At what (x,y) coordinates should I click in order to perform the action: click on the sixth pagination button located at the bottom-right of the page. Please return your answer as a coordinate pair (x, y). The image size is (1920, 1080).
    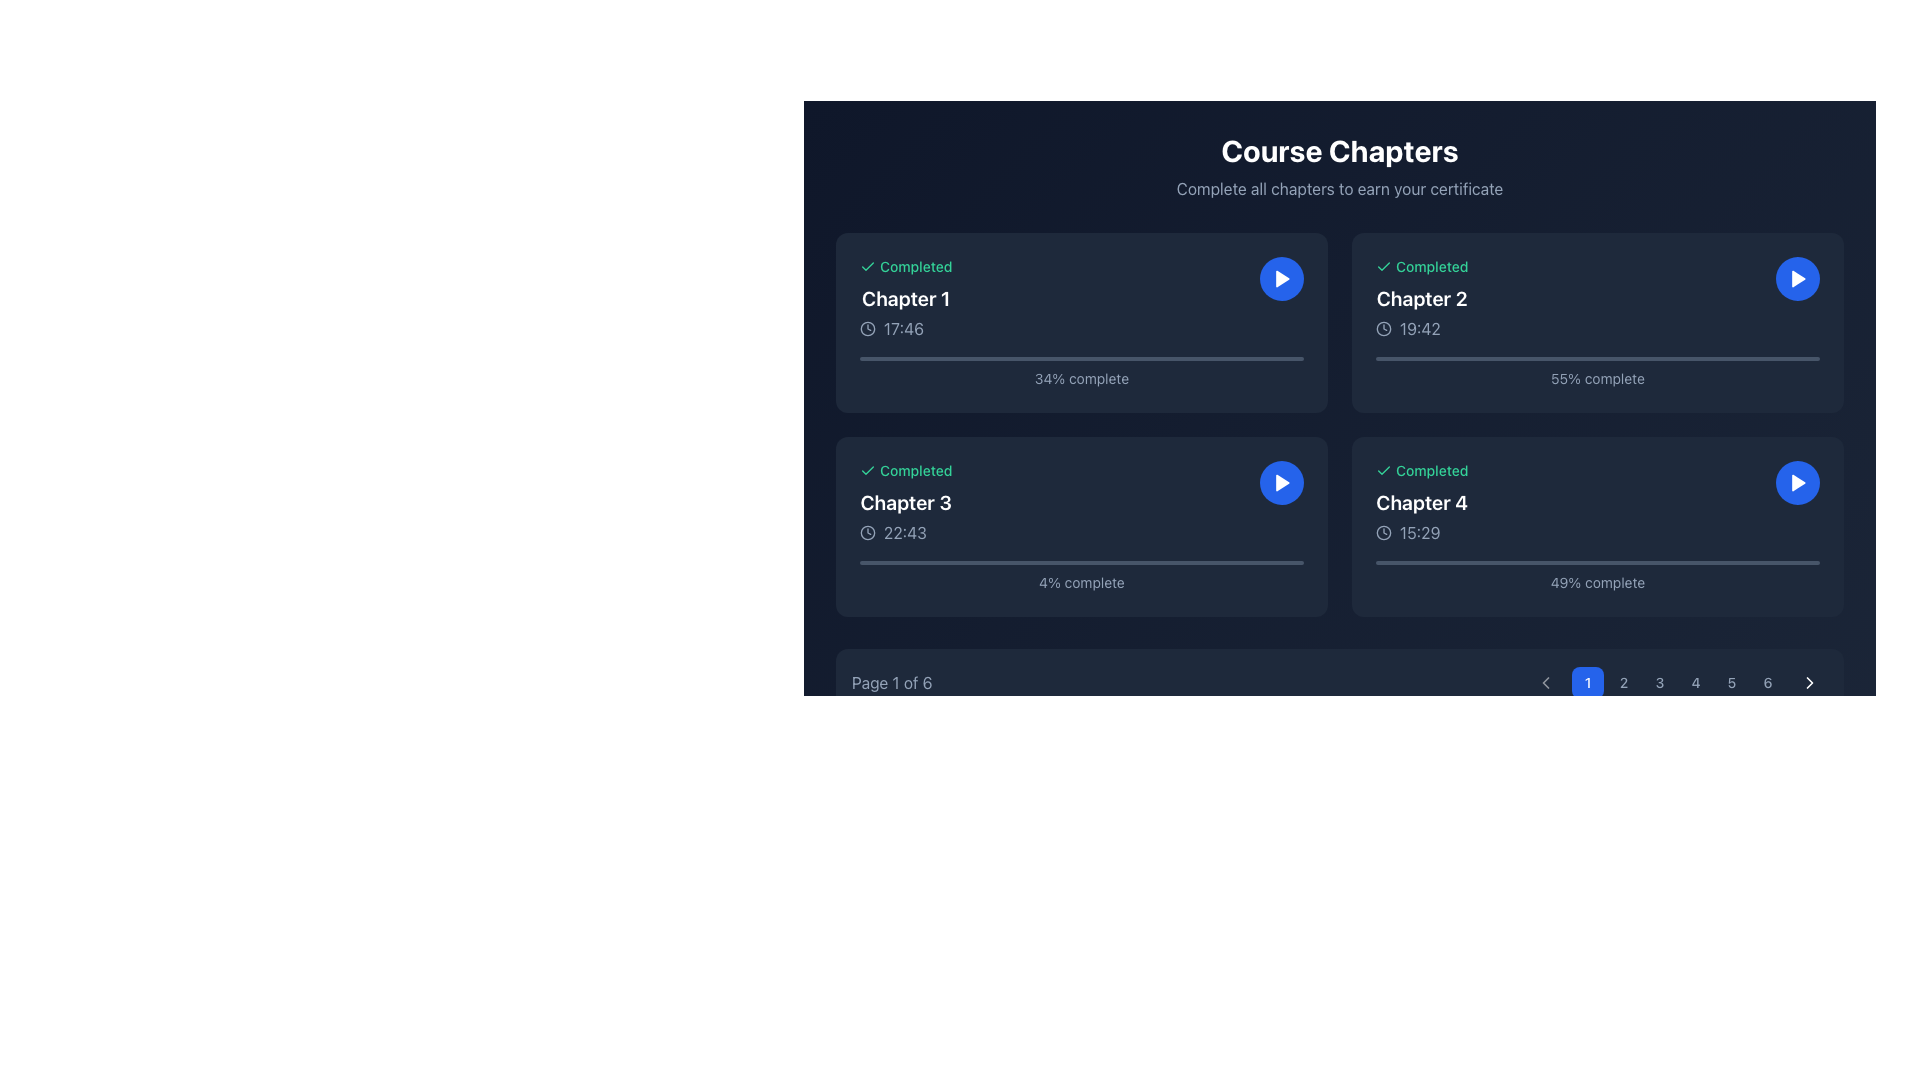
    Looking at the image, I should click on (1767, 681).